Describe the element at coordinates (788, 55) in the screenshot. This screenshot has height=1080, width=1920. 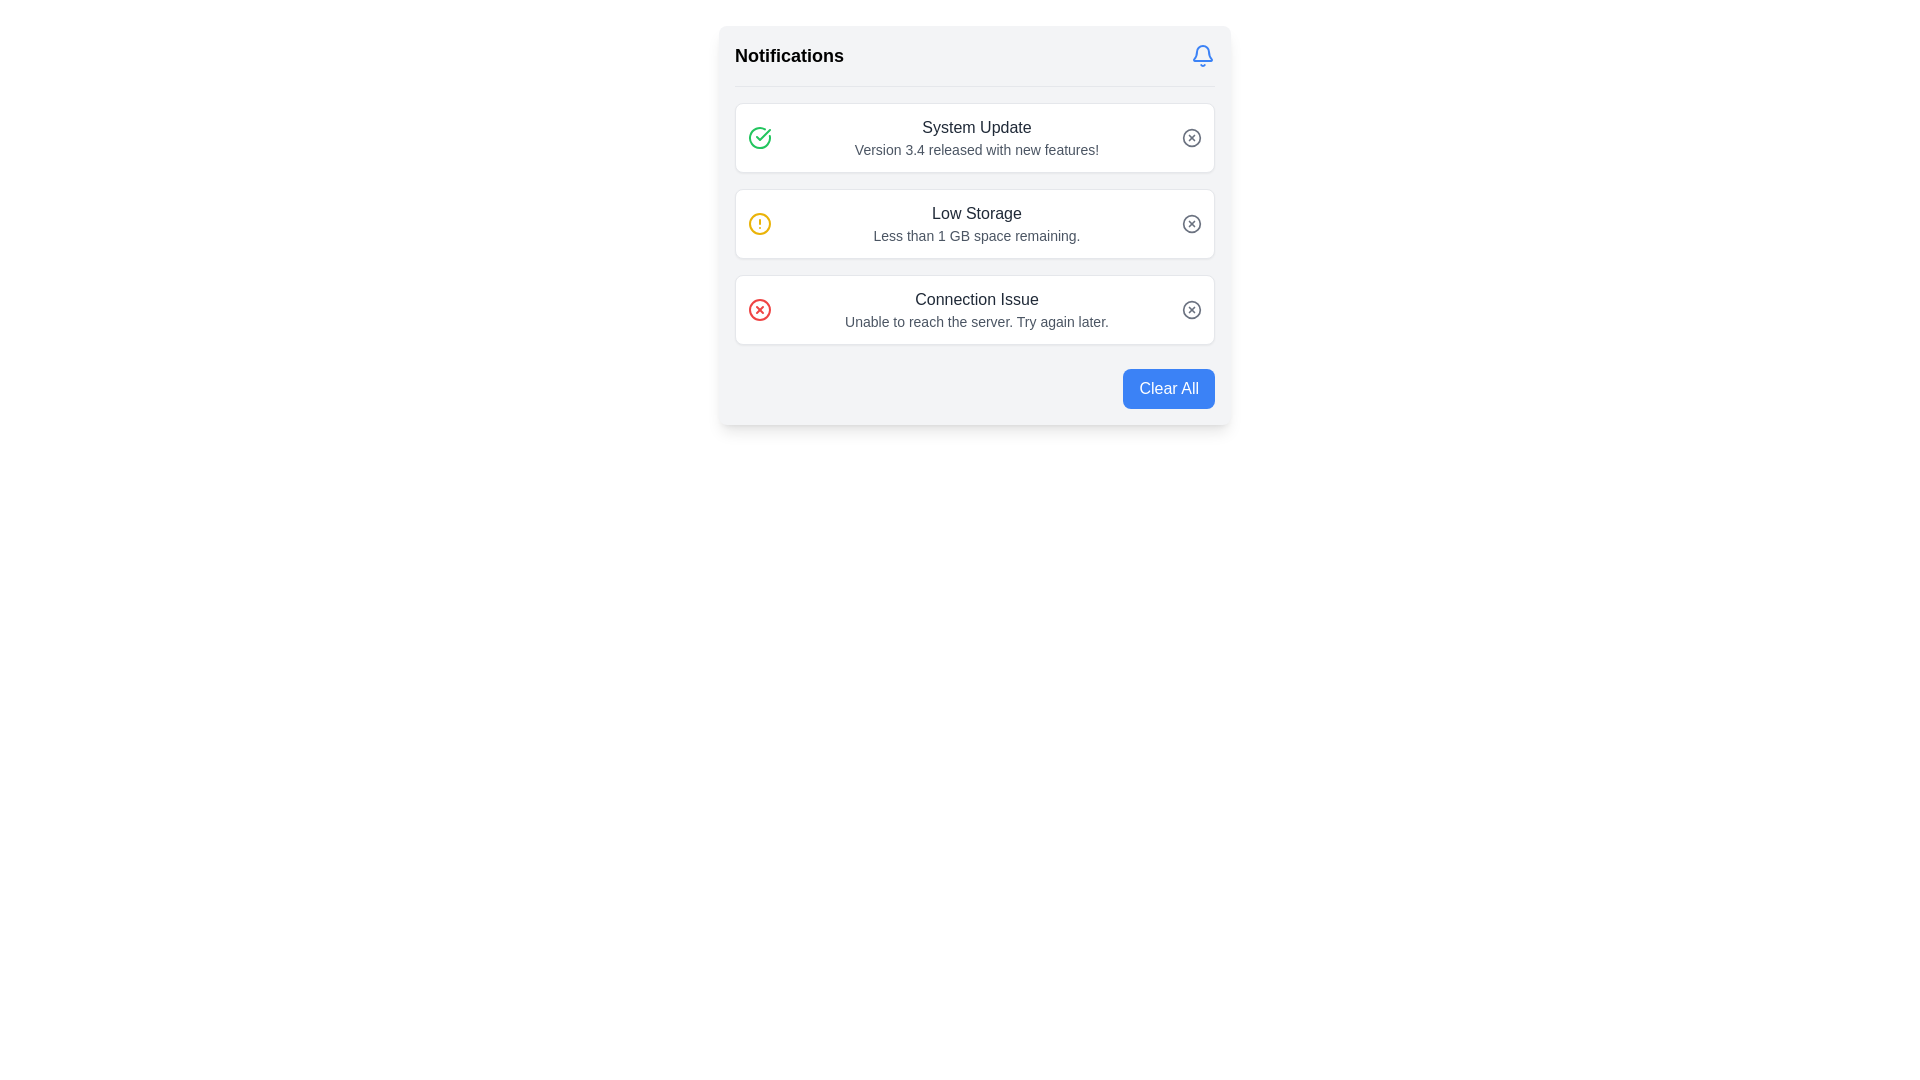
I see `the bold 'Notifications' text label located at the top-left area of the notification card interface` at that location.